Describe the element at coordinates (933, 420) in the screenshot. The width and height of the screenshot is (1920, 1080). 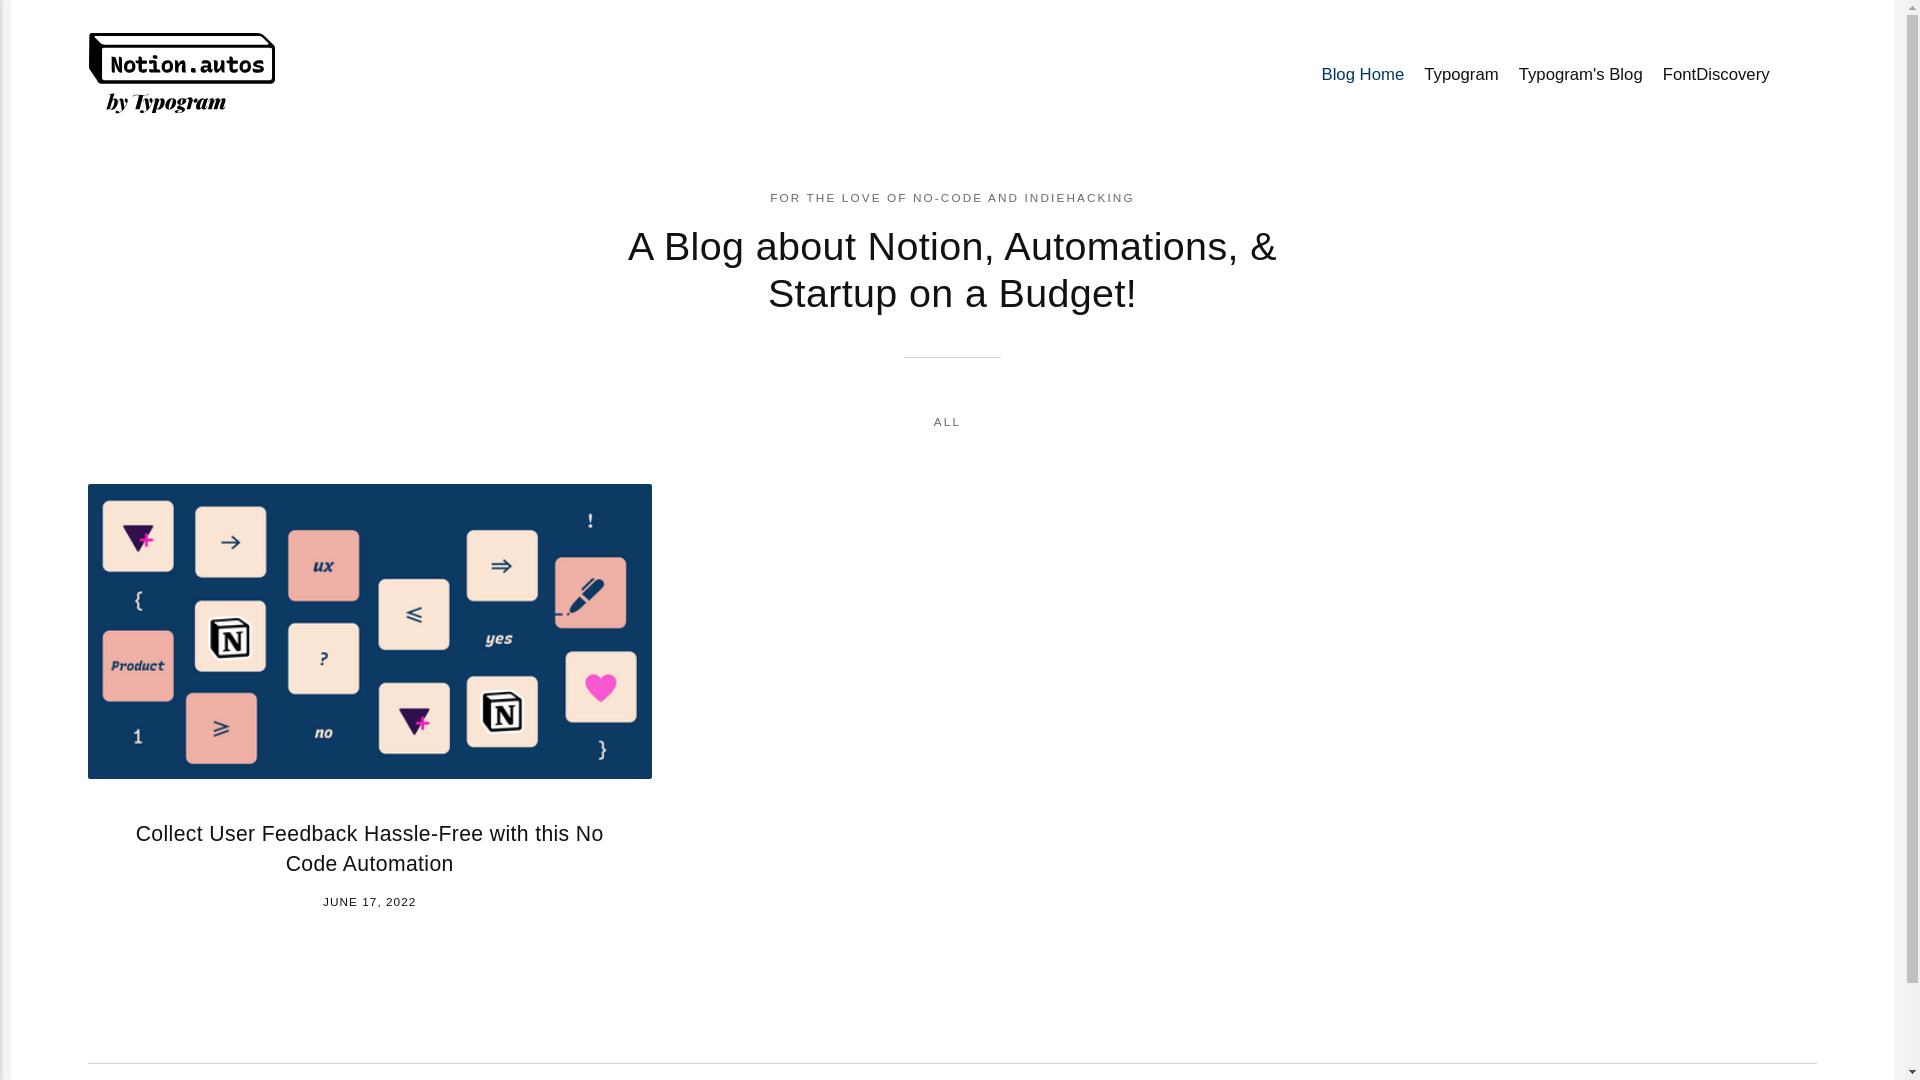
I see `'ALL'` at that location.